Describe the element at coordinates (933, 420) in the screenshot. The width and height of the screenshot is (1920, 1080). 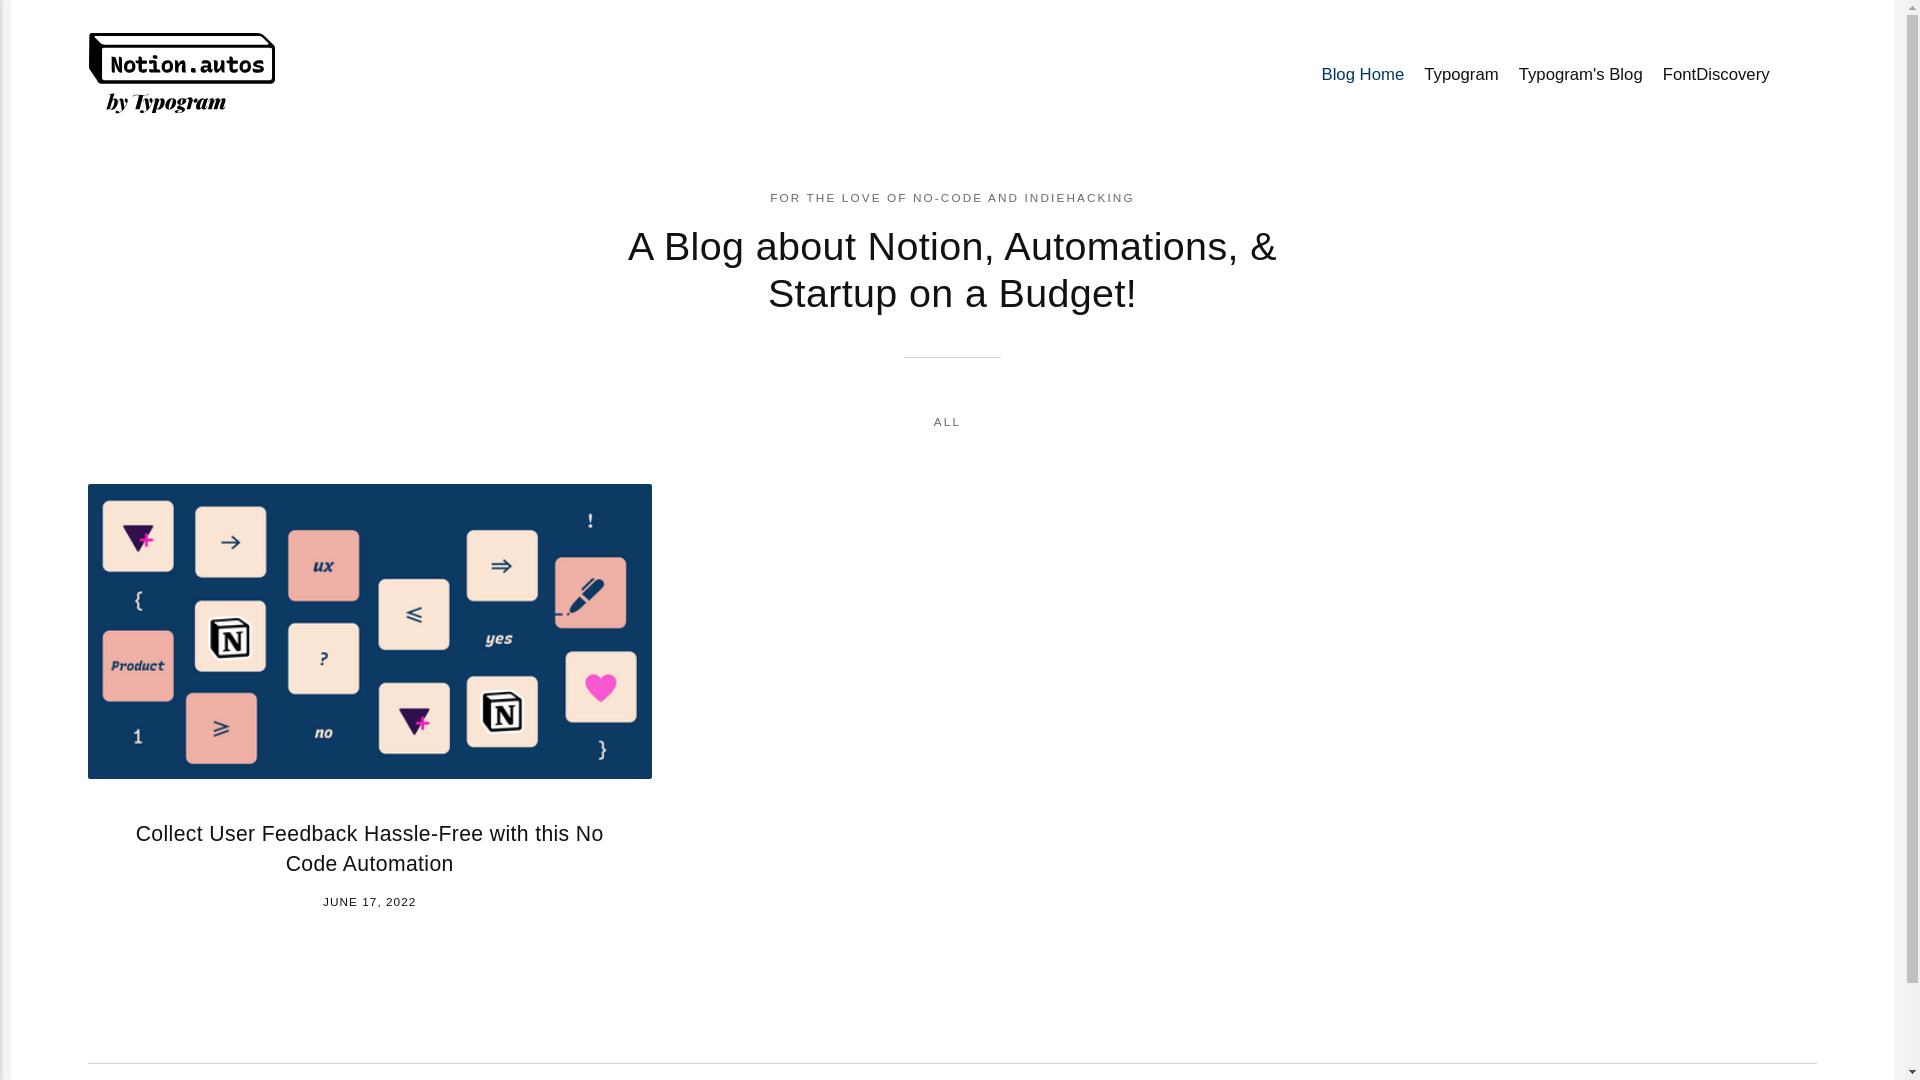
I see `'ALL'` at that location.